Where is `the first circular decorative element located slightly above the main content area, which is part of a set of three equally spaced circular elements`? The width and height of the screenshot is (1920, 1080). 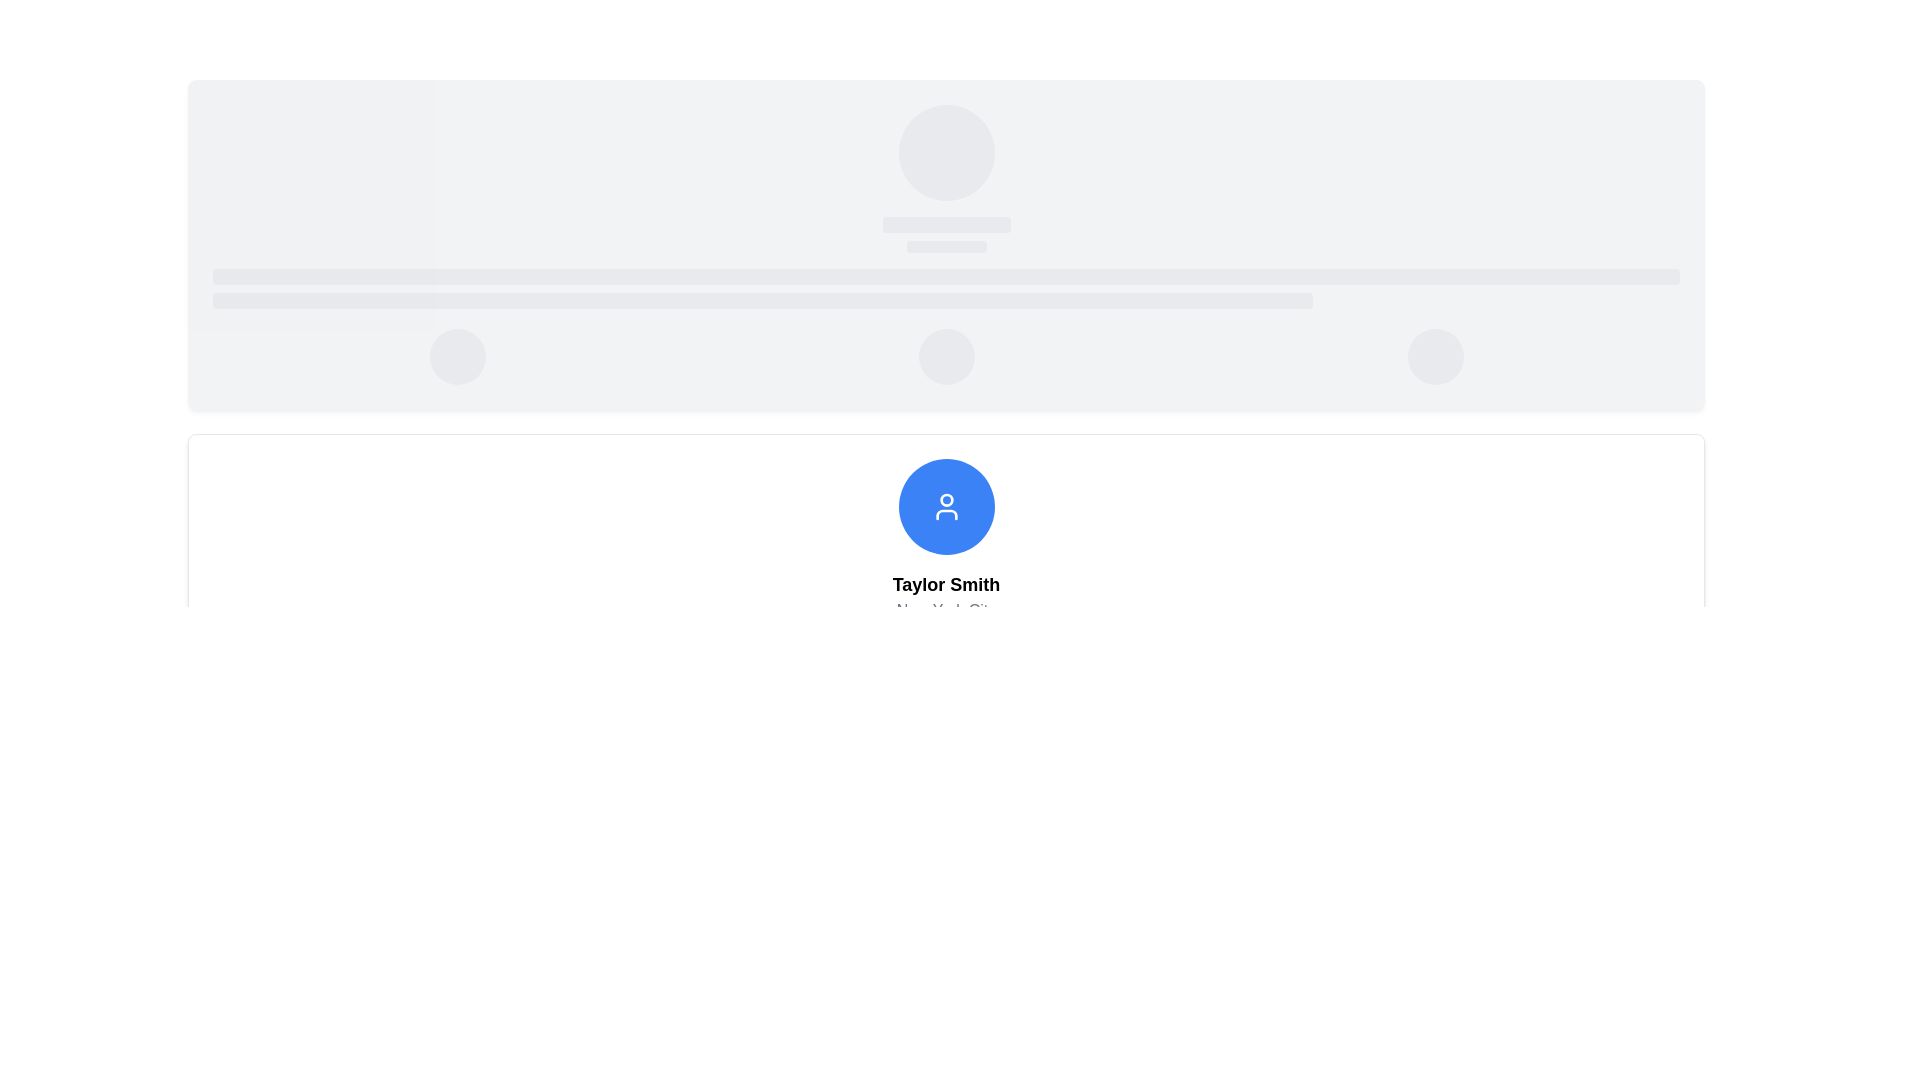
the first circular decorative element located slightly above the main content area, which is part of a set of three equally spaced circular elements is located at coordinates (456, 356).